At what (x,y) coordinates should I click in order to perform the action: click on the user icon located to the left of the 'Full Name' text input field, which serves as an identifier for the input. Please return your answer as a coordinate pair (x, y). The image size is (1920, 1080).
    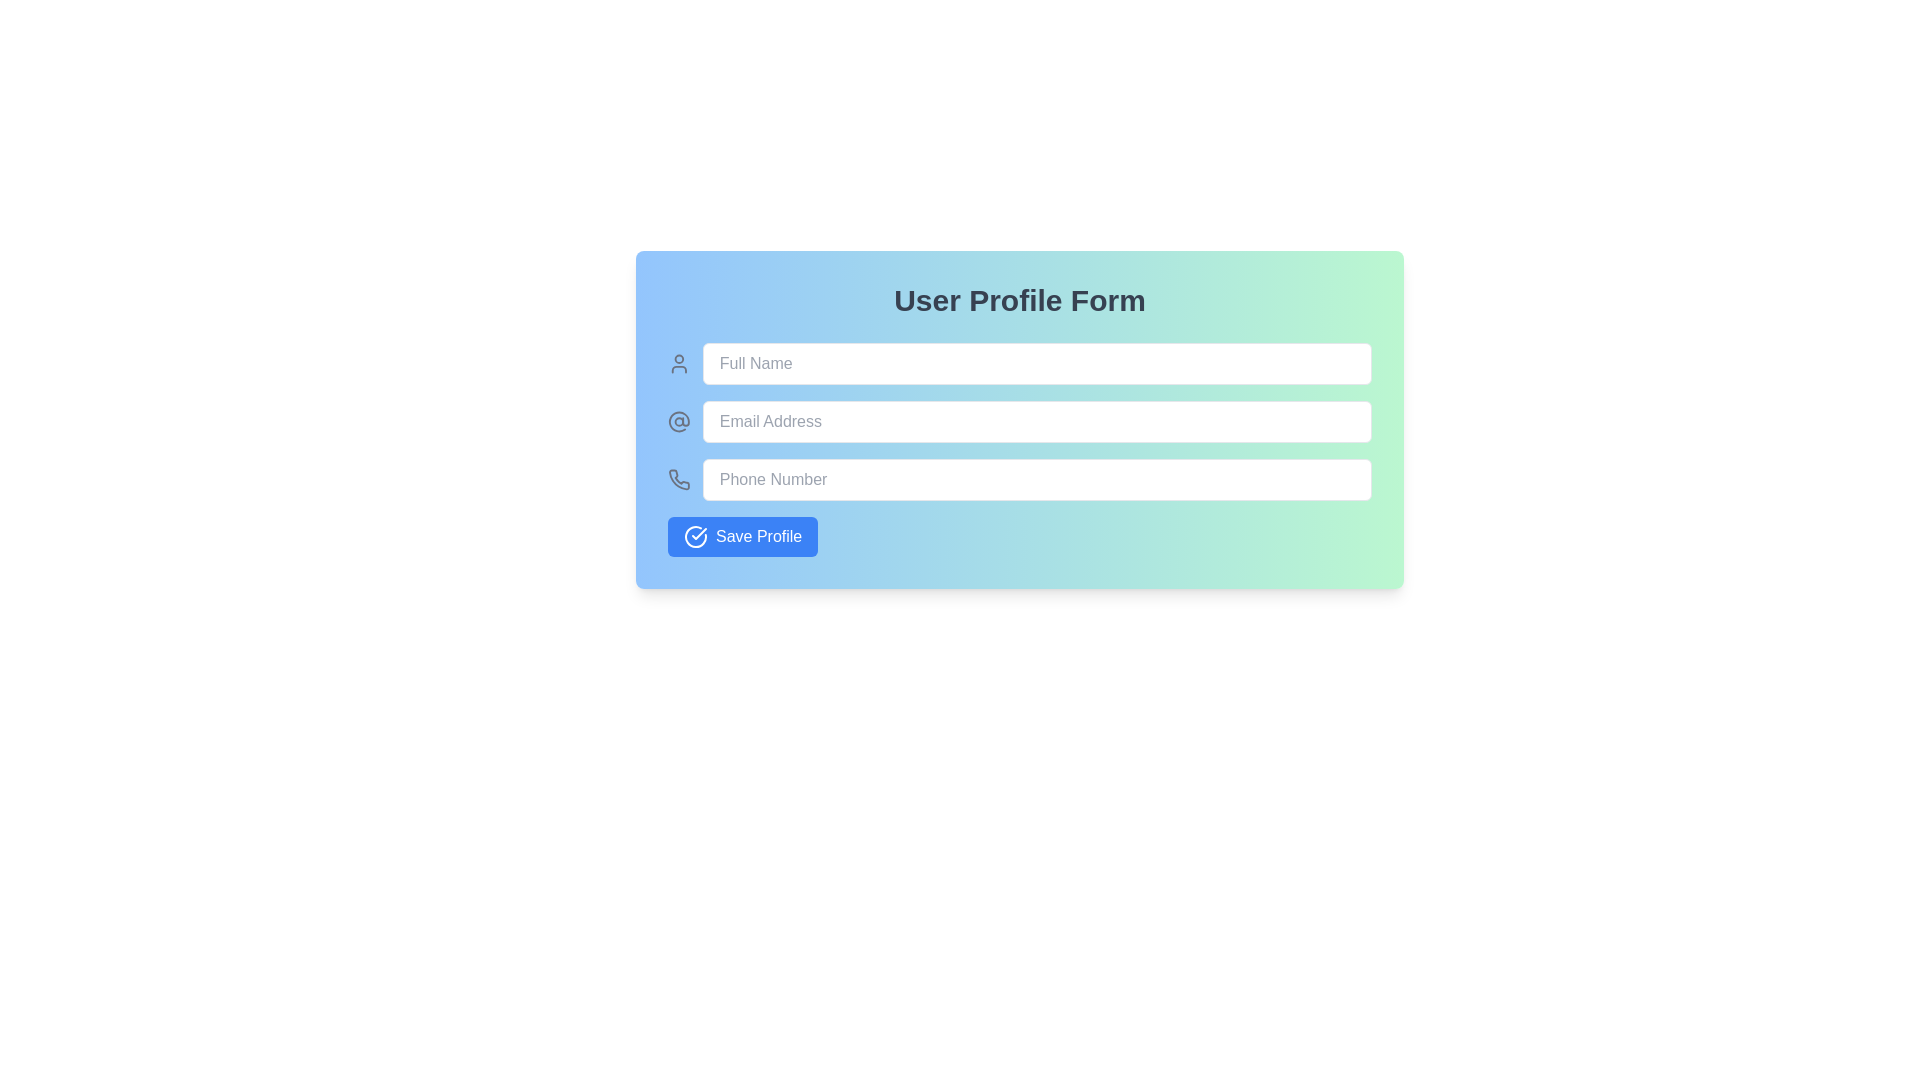
    Looking at the image, I should click on (679, 363).